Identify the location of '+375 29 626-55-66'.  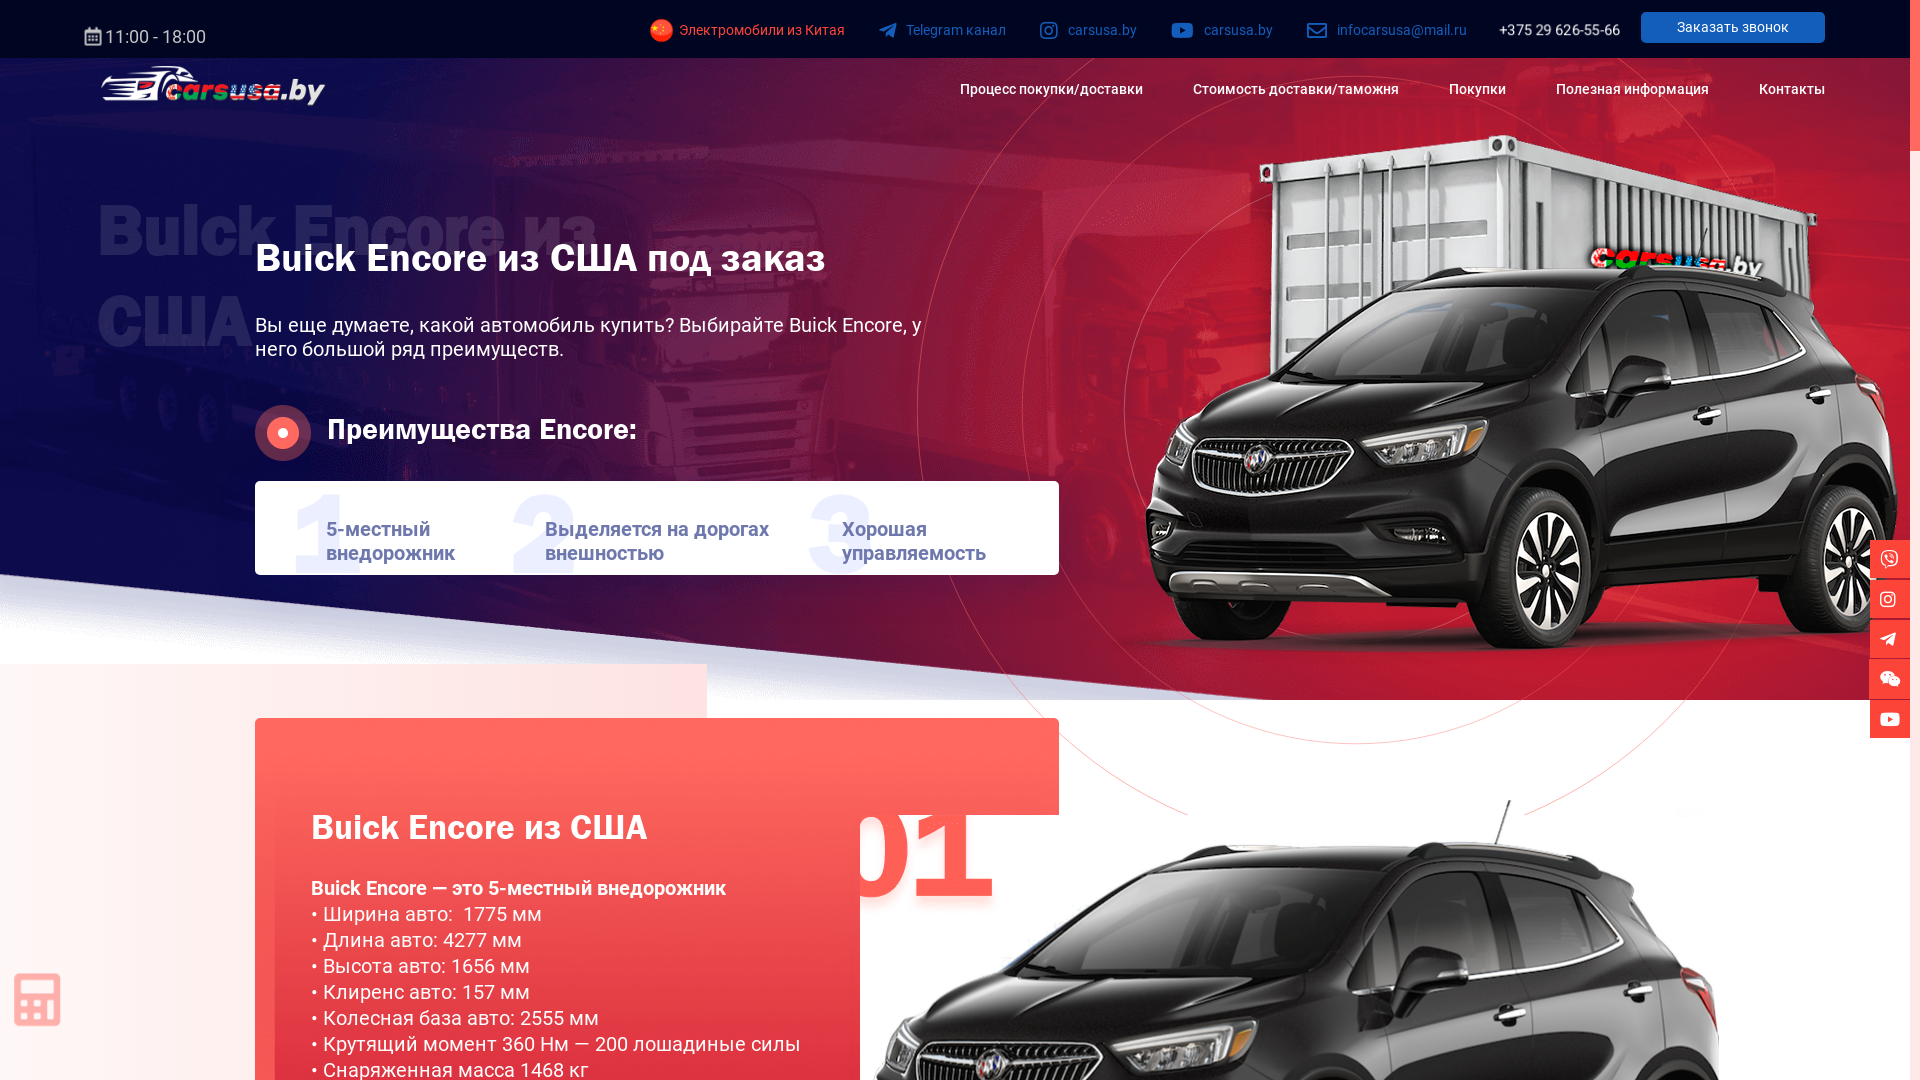
(1558, 30).